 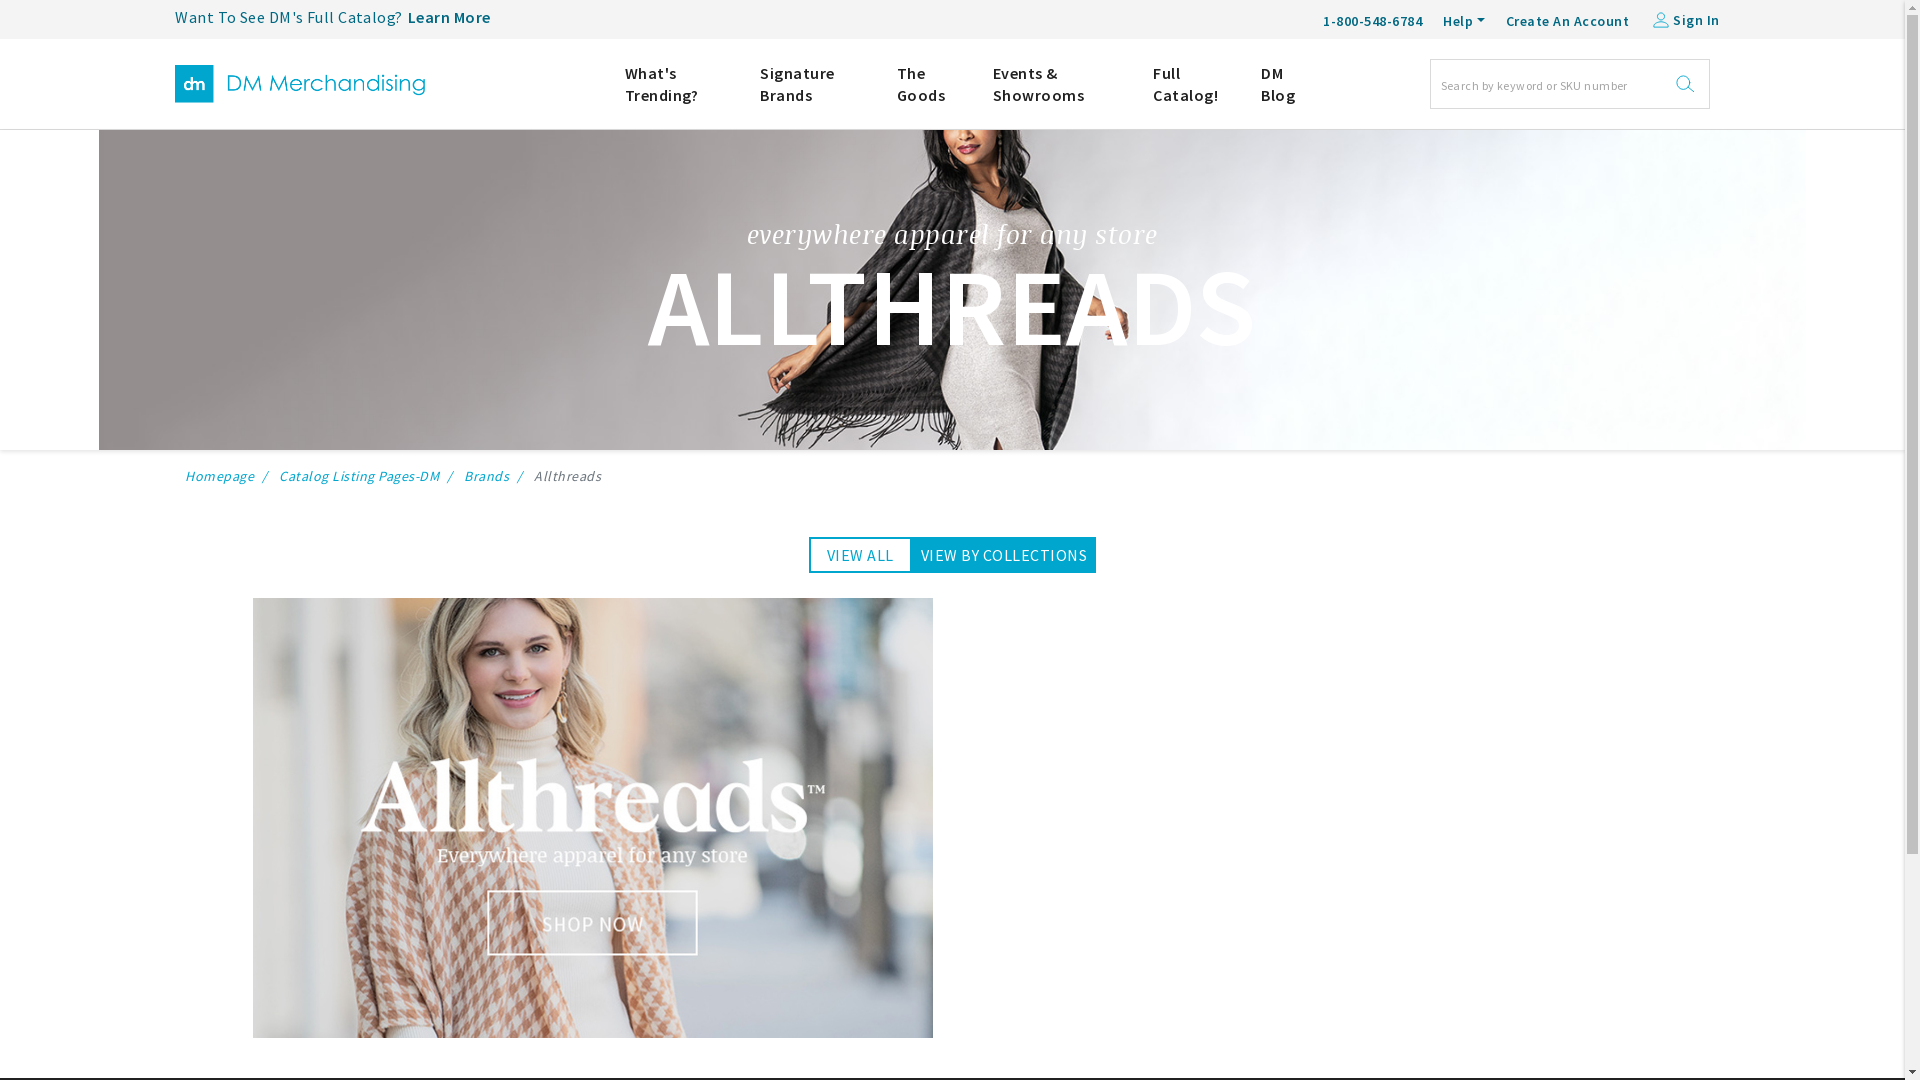 What do you see at coordinates (860, 555) in the screenshot?
I see `'VIEW ALL'` at bounding box center [860, 555].